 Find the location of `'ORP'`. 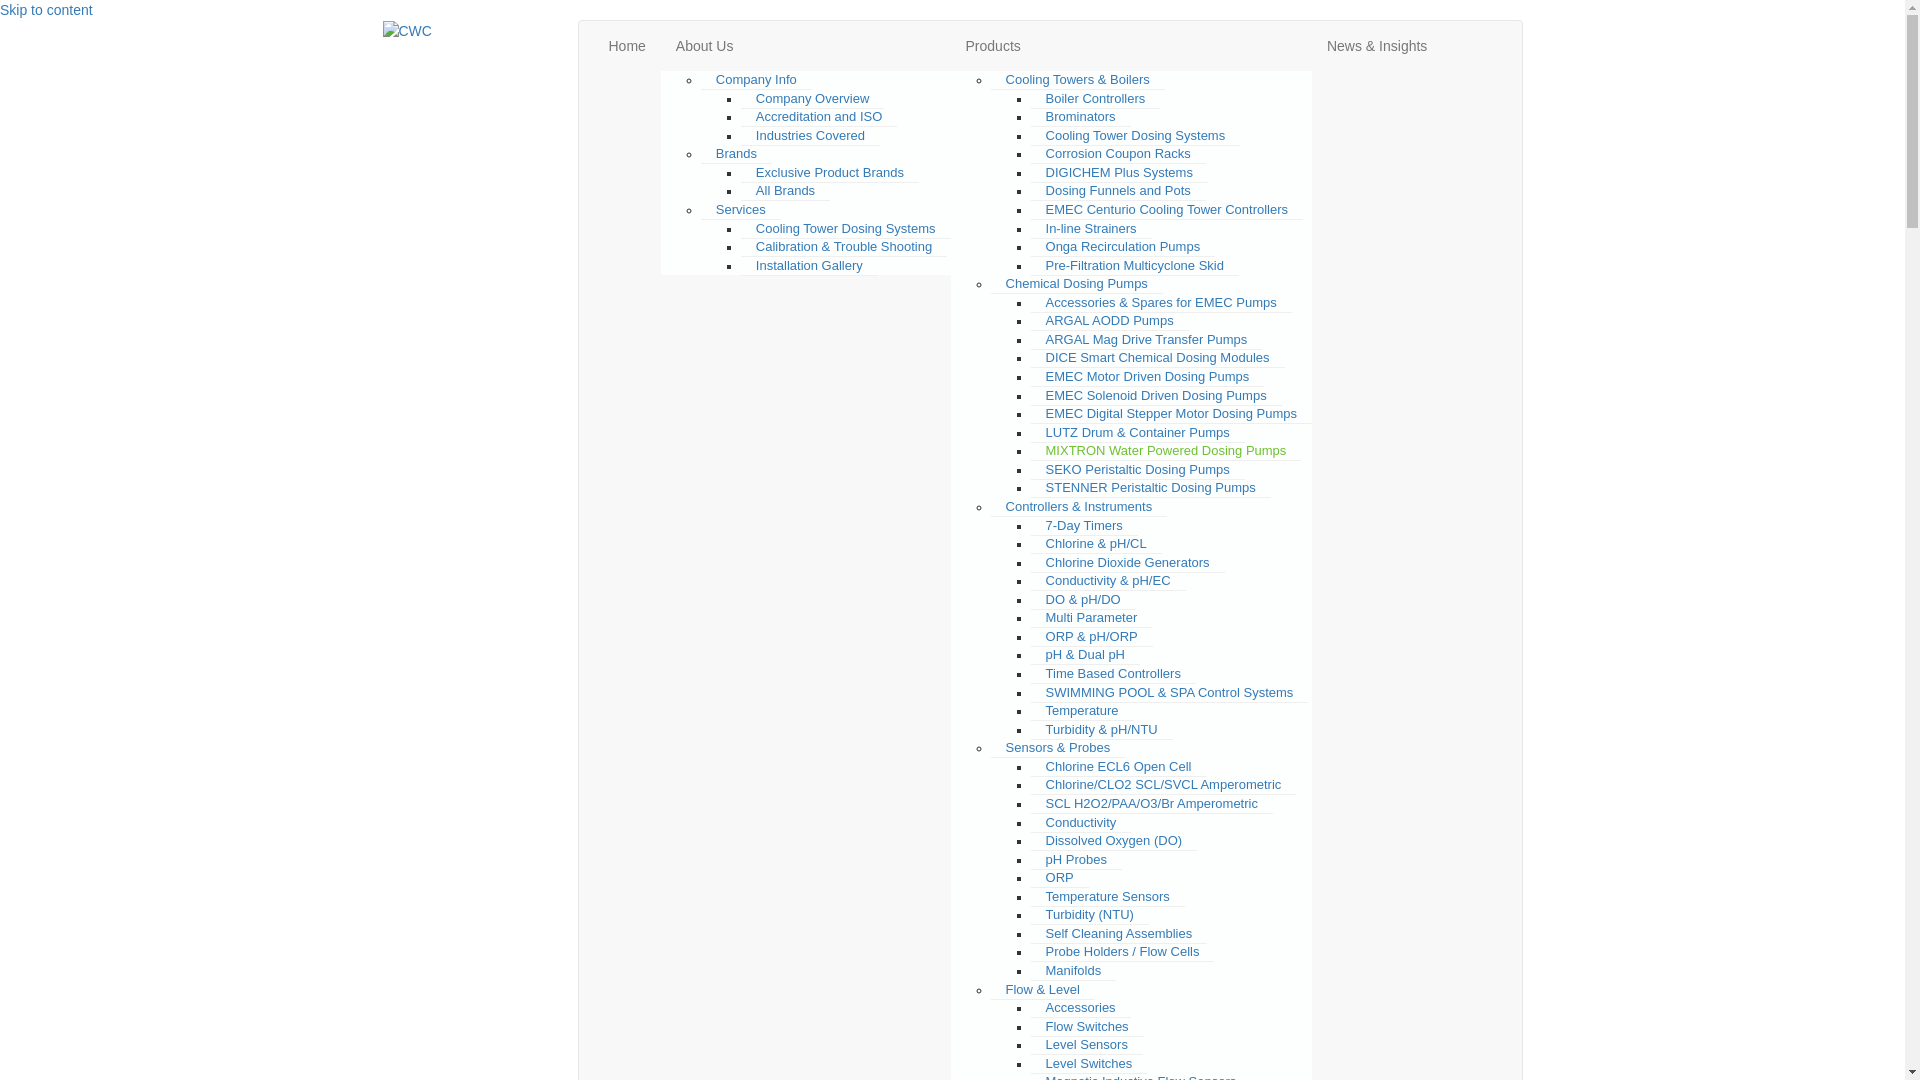

'ORP' is located at coordinates (1059, 877).